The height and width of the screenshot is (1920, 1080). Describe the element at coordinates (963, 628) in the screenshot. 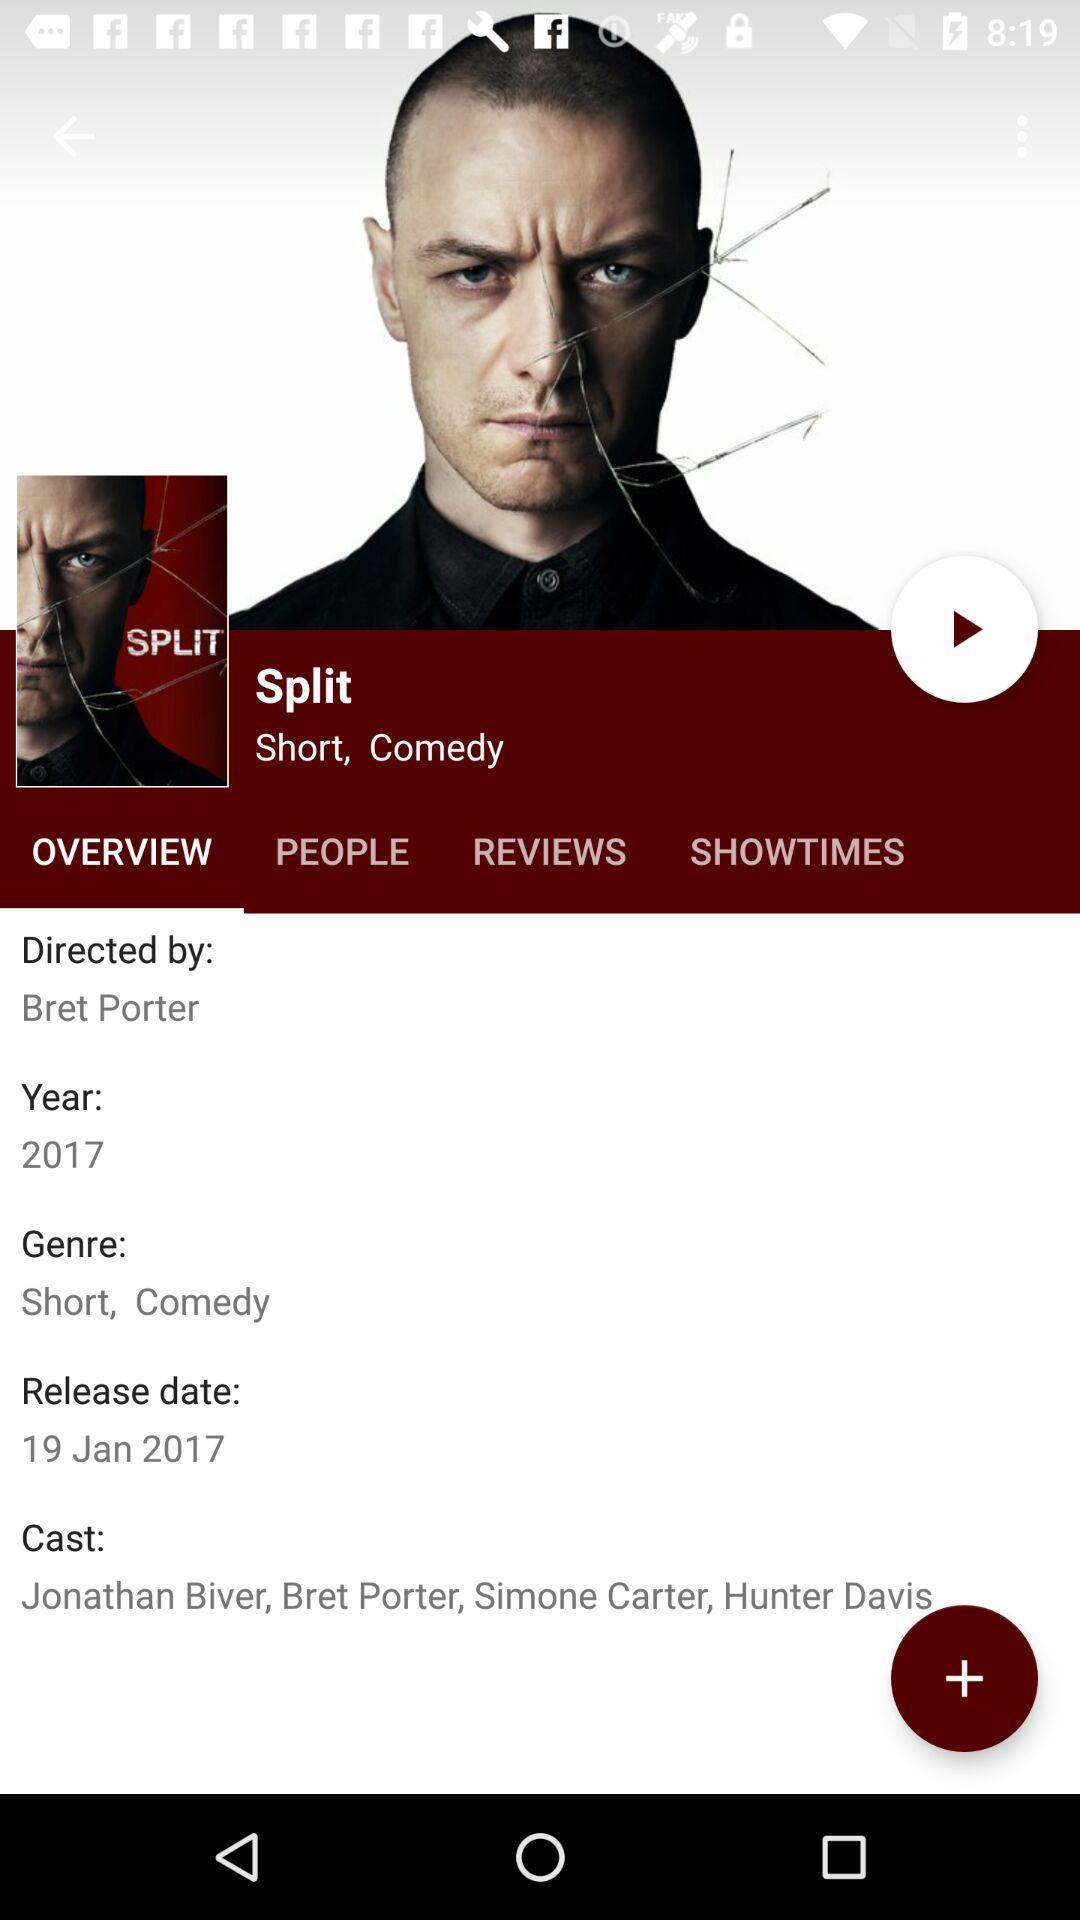

I see `the play icon` at that location.